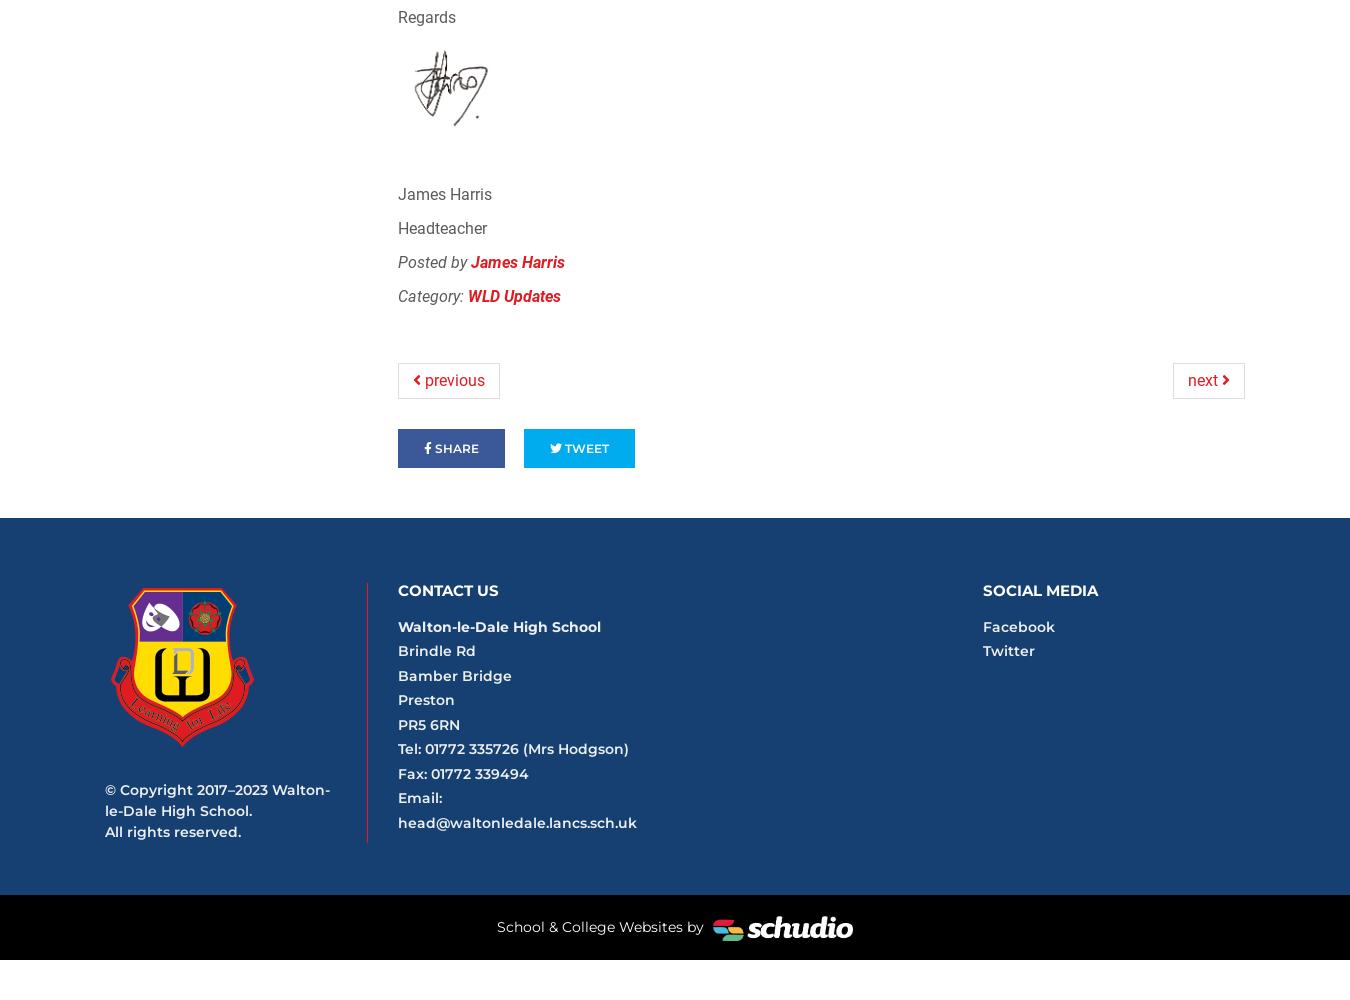  Describe the element at coordinates (431, 447) in the screenshot. I see `'share'` at that location.